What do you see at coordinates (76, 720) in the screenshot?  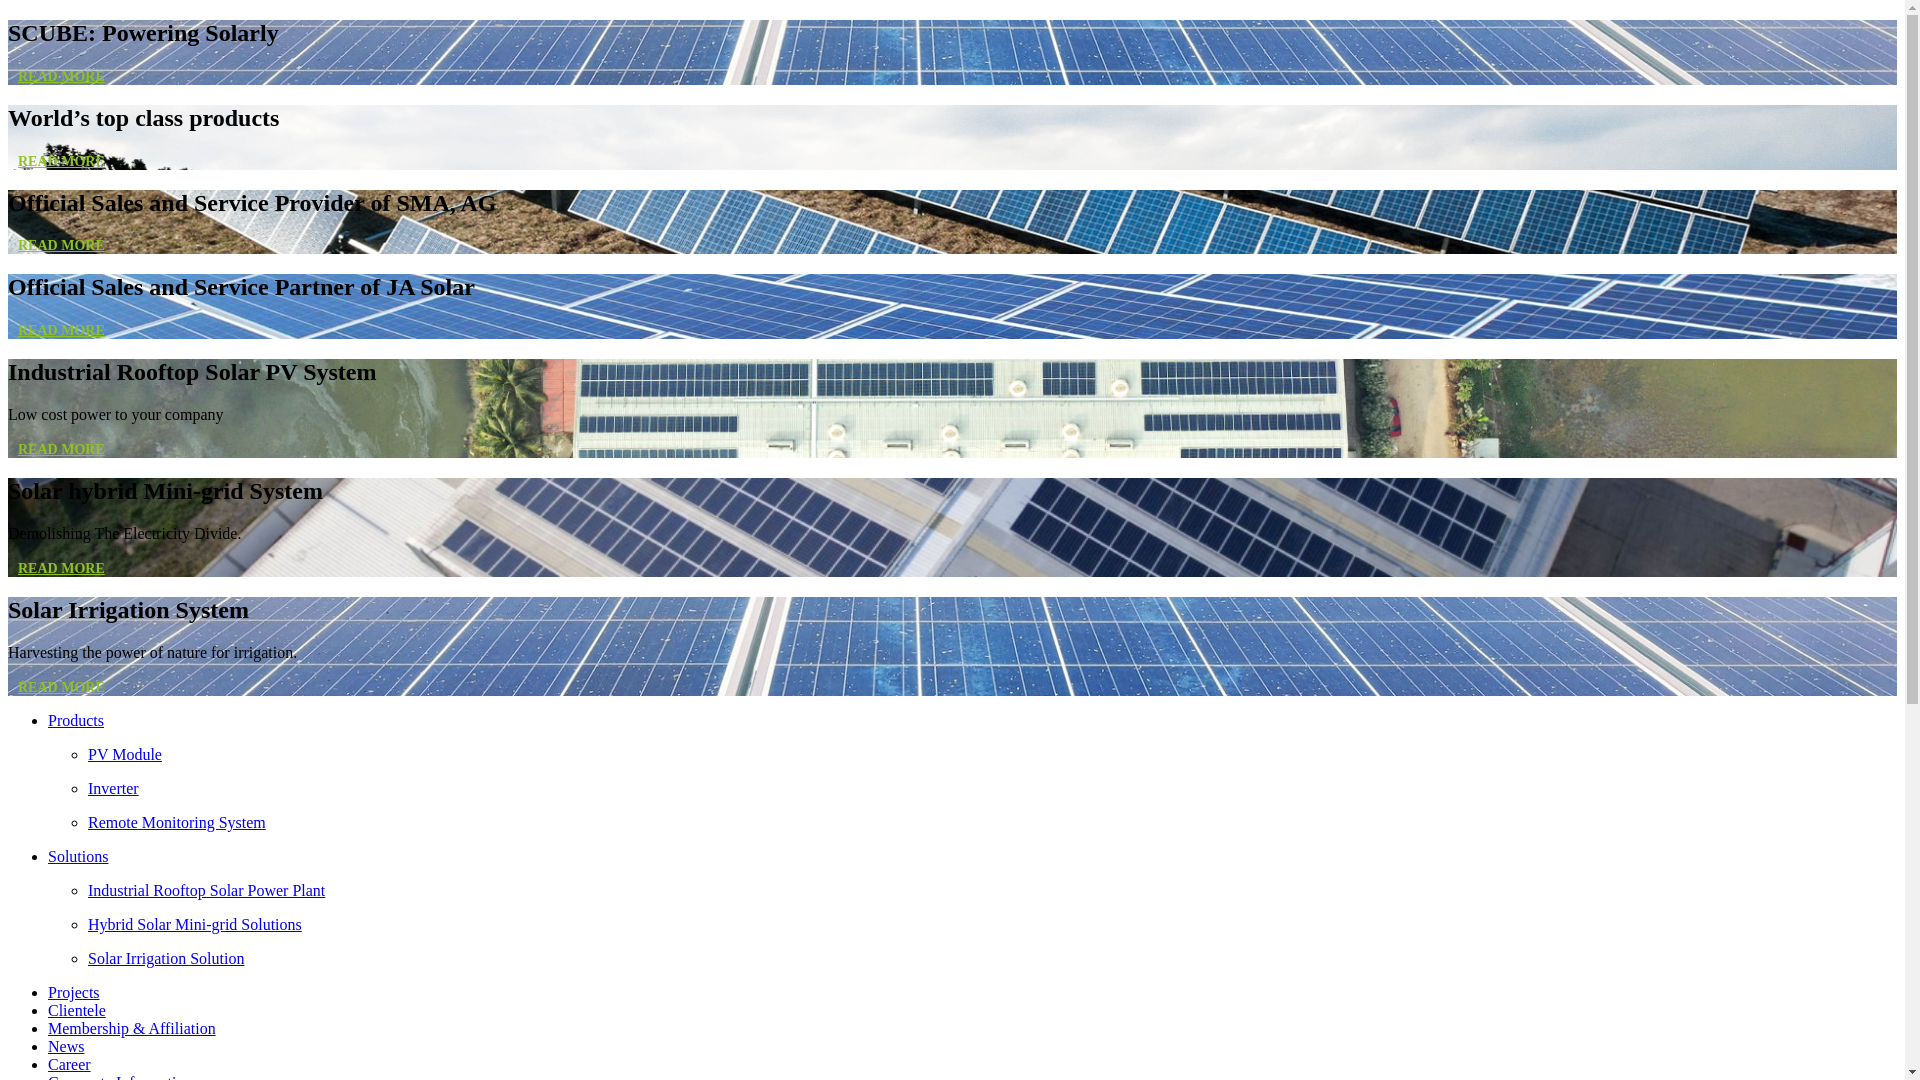 I see `'Products'` at bounding box center [76, 720].